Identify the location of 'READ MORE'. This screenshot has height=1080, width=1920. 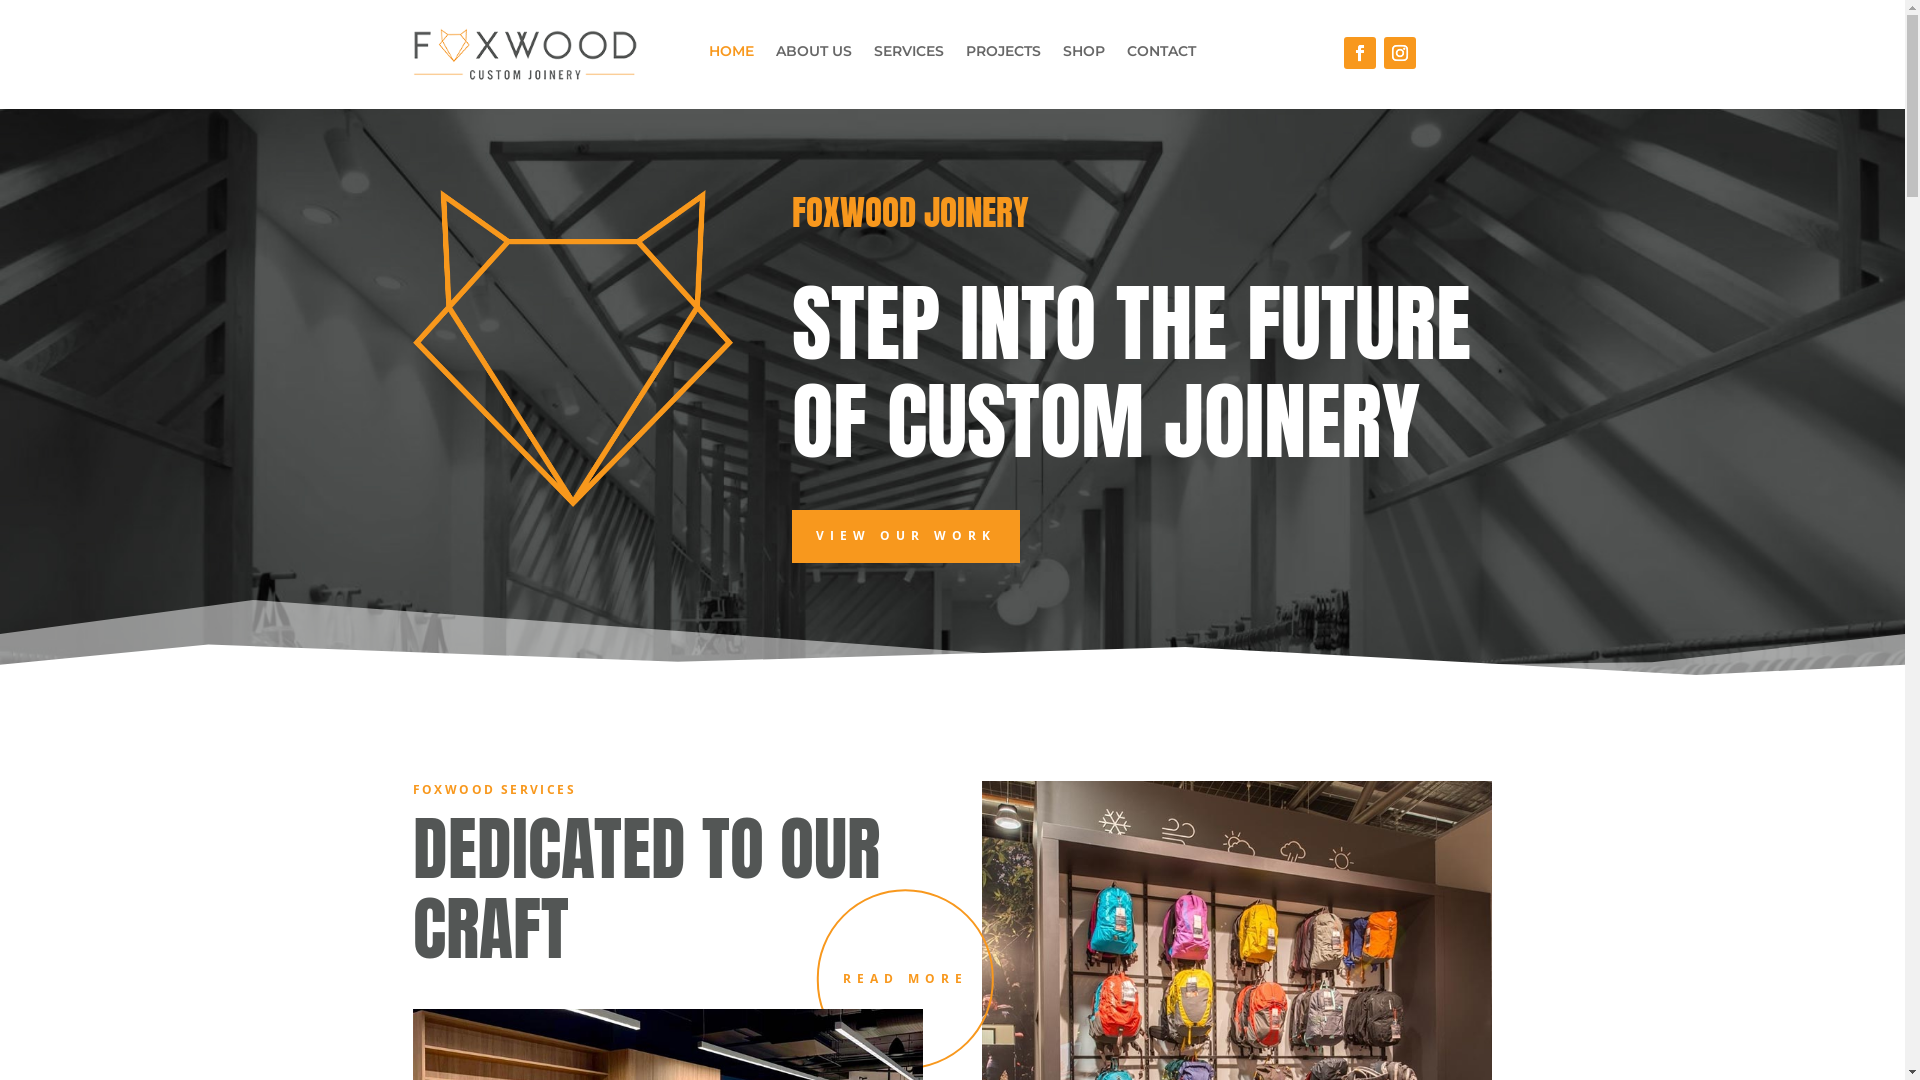
(904, 978).